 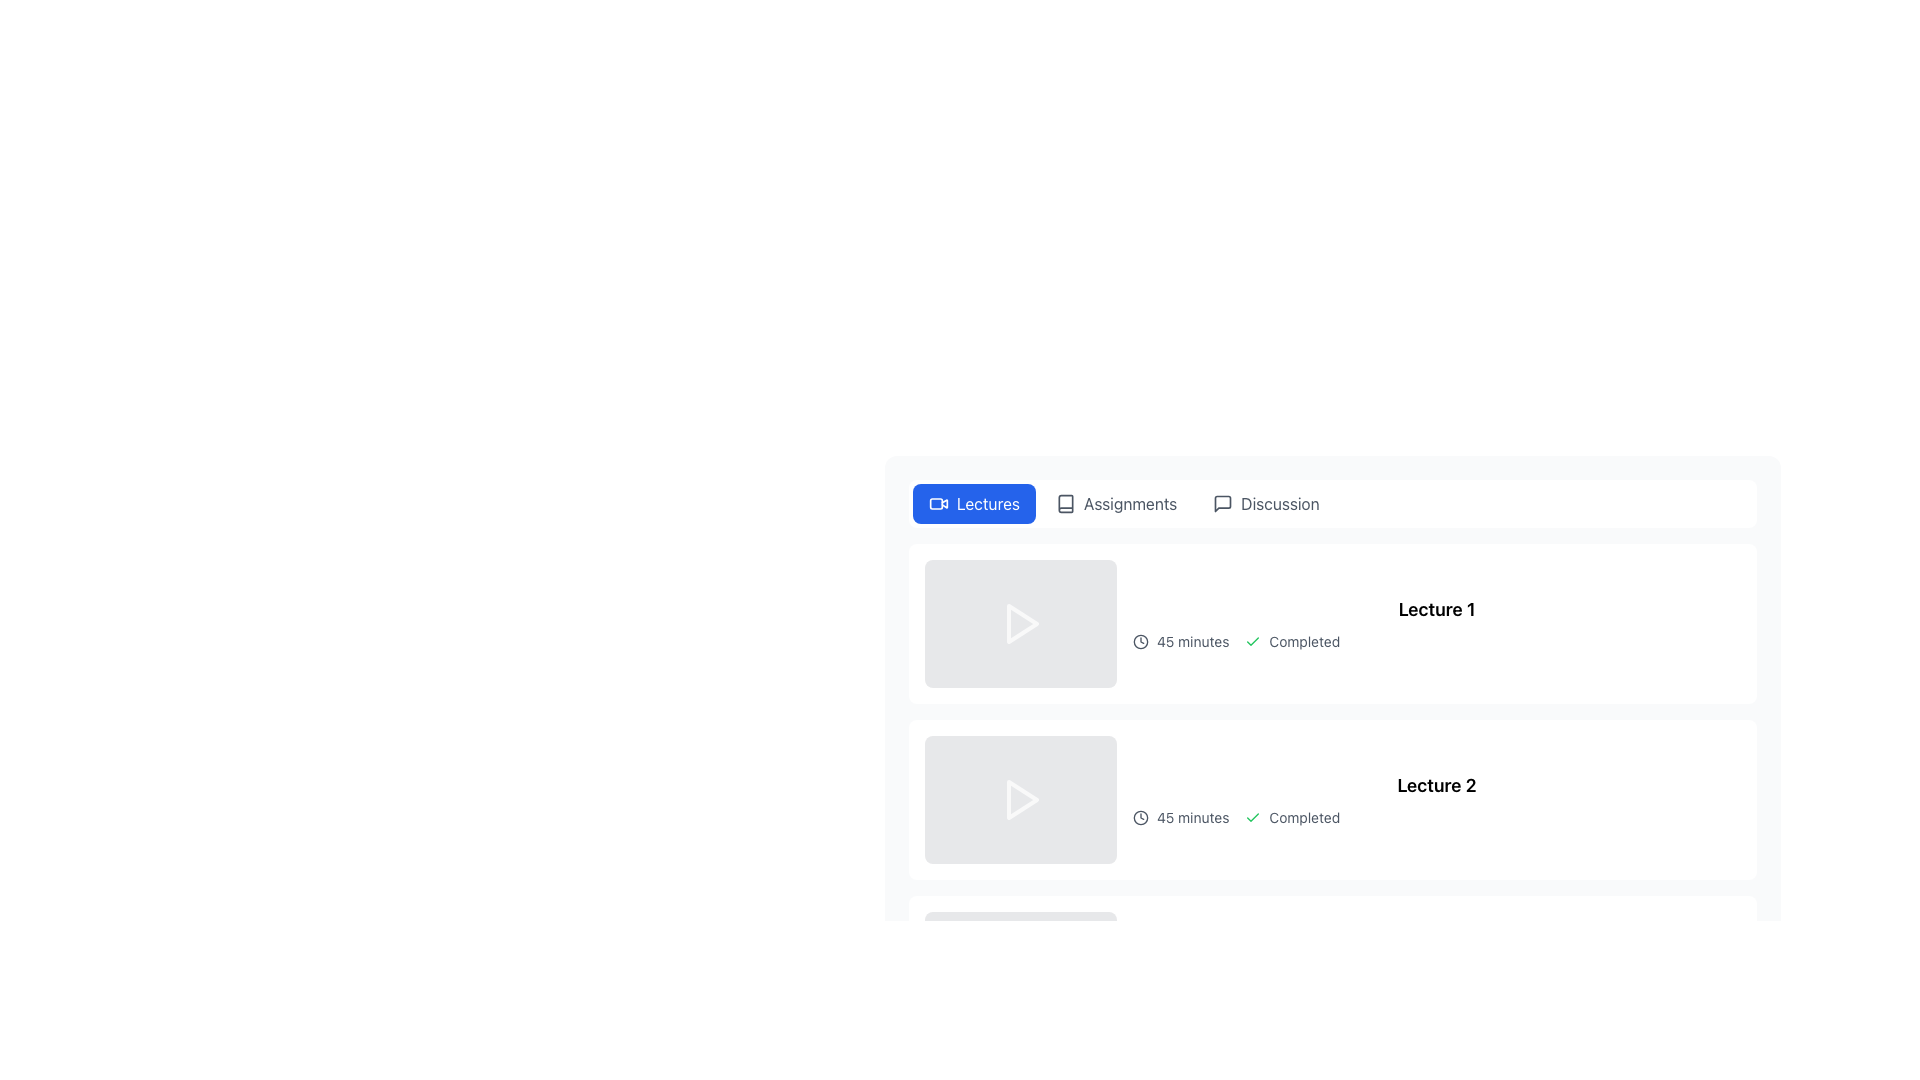 What do you see at coordinates (1435, 785) in the screenshot?
I see `the Text label that serves as the title for the second lecture entry, positioned below 'Lecture 1'` at bounding box center [1435, 785].